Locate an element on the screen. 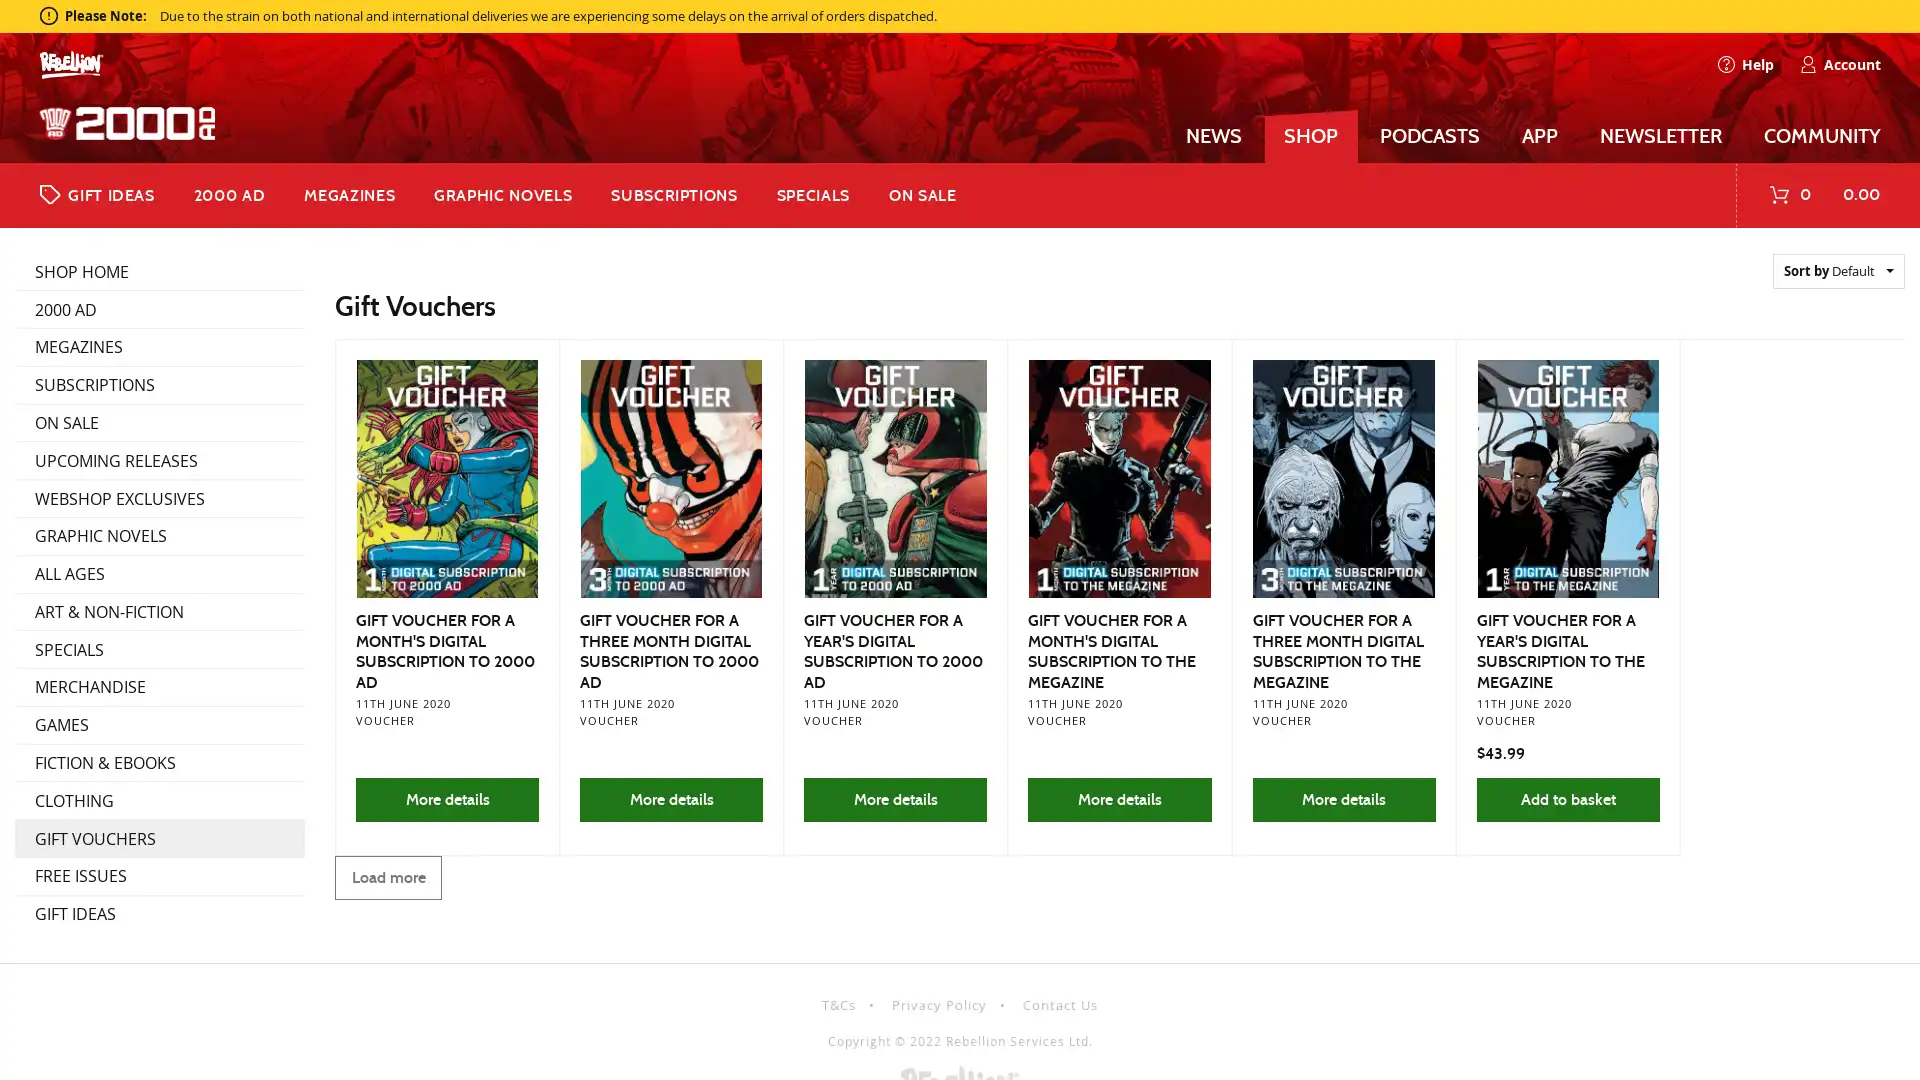 Image resolution: width=1920 pixels, height=1080 pixels. More details is located at coordinates (1343, 798).